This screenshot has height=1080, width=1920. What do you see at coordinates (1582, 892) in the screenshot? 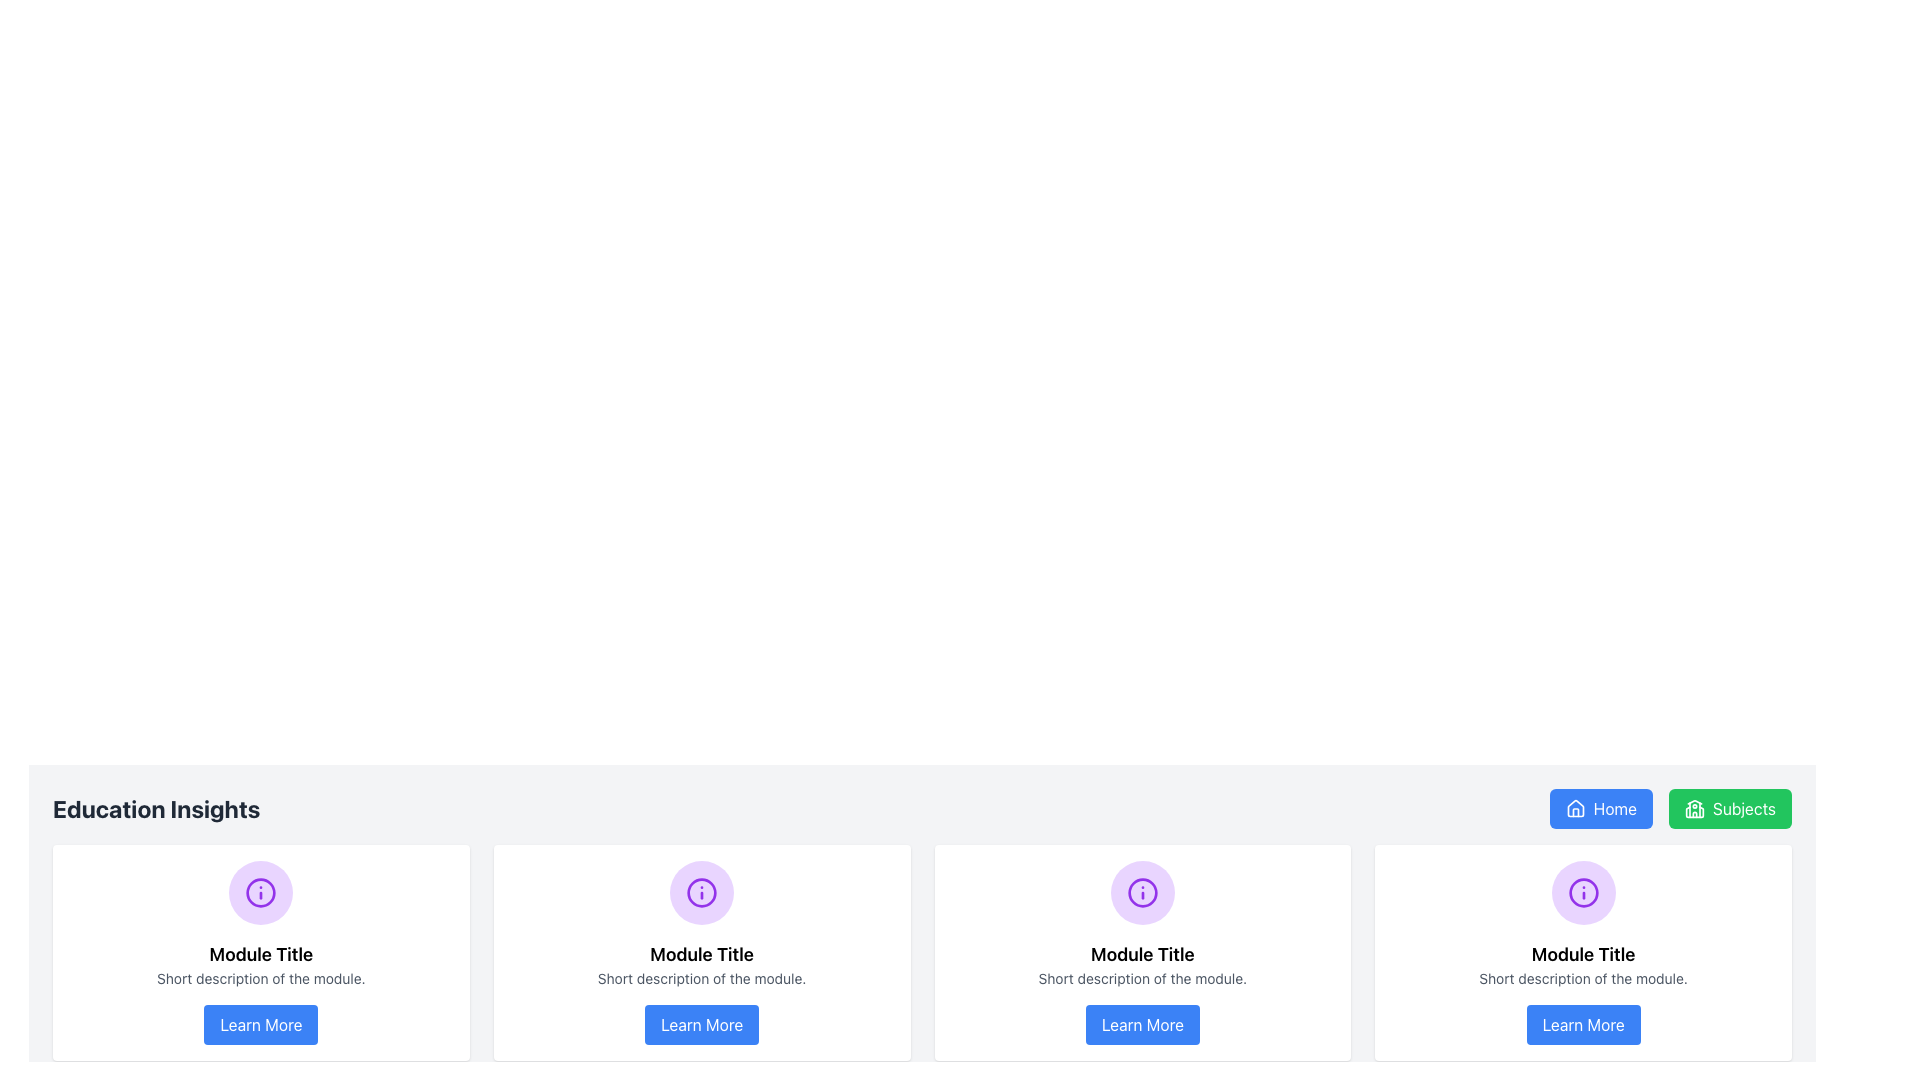
I see `the graphical decoration of the information icon located in the last module card, which represents additional details about the corresponding module` at bounding box center [1582, 892].